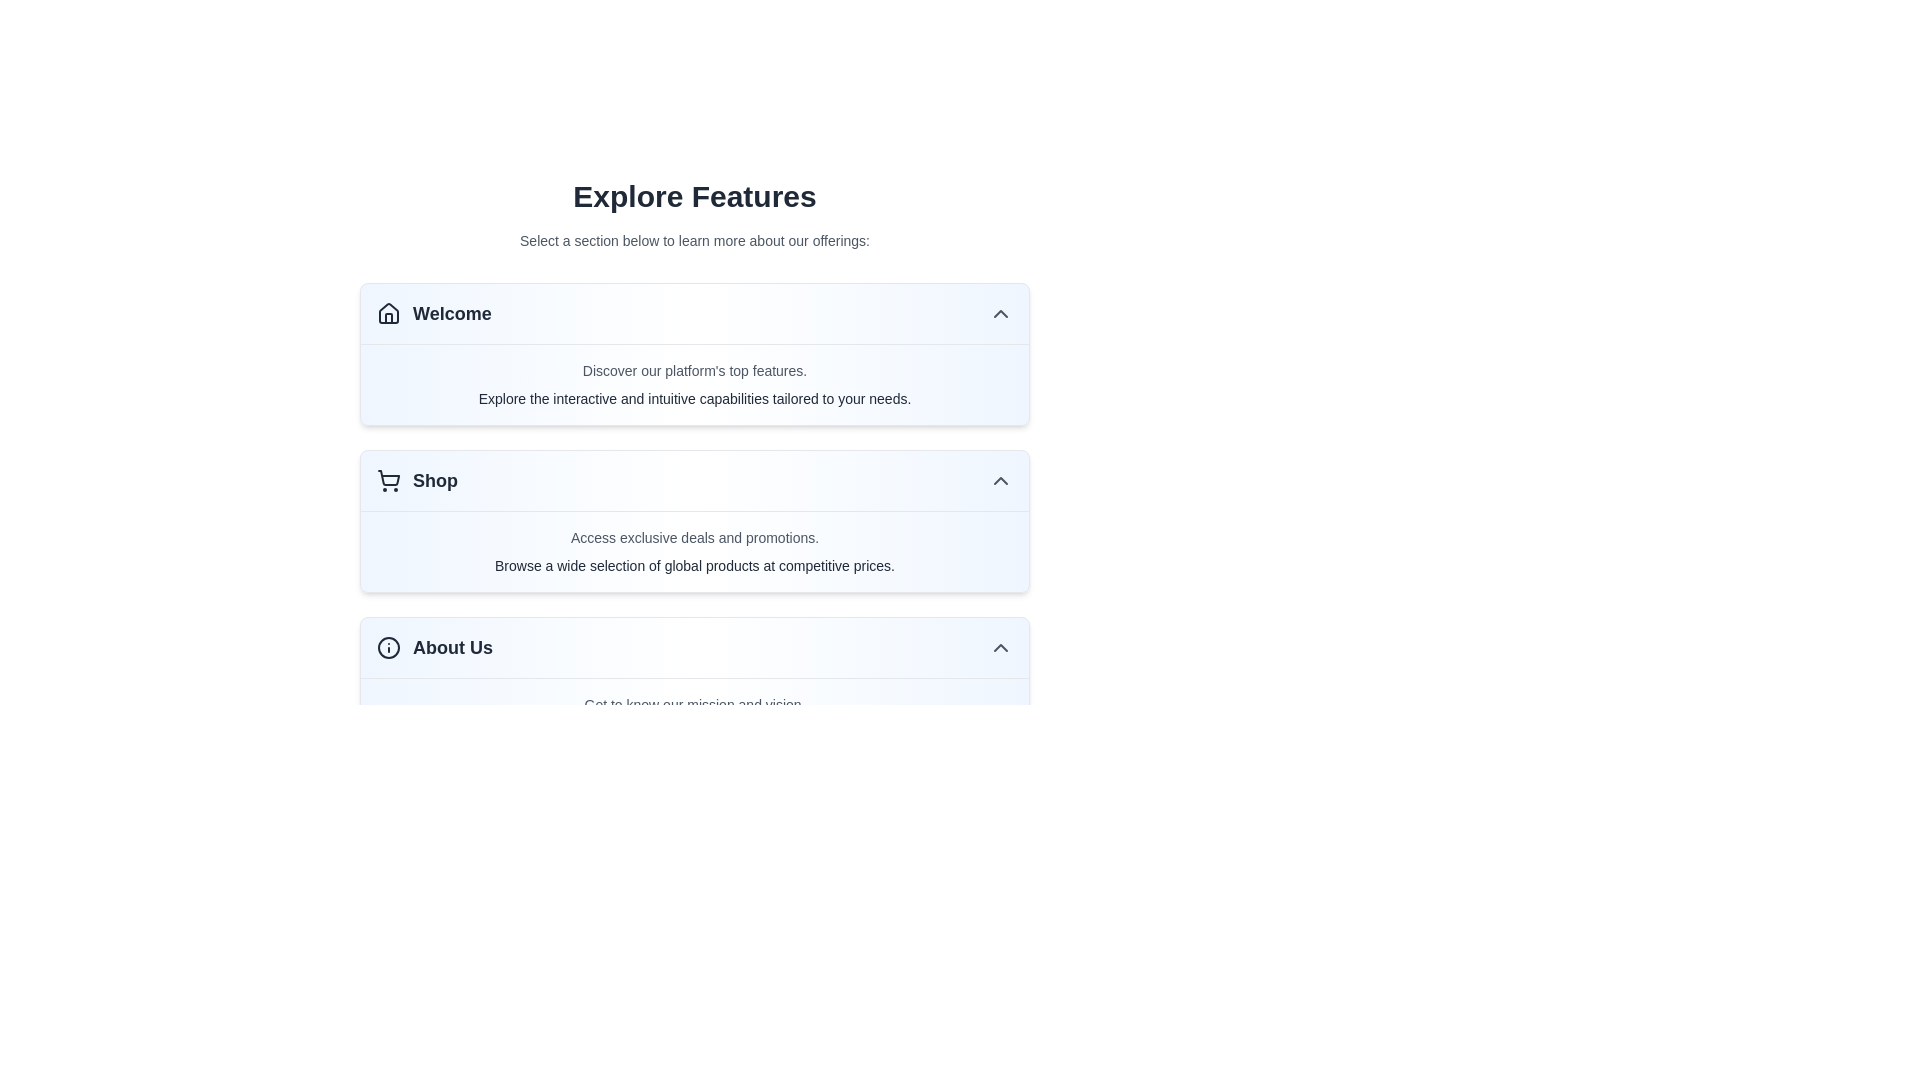 The height and width of the screenshot is (1080, 1920). Describe the element at coordinates (388, 481) in the screenshot. I see `the shopping cart icon, which is styled with a modern outline design and is black in color, located under the 'Explore Features' heading, next to the 'Shop' label` at that location.